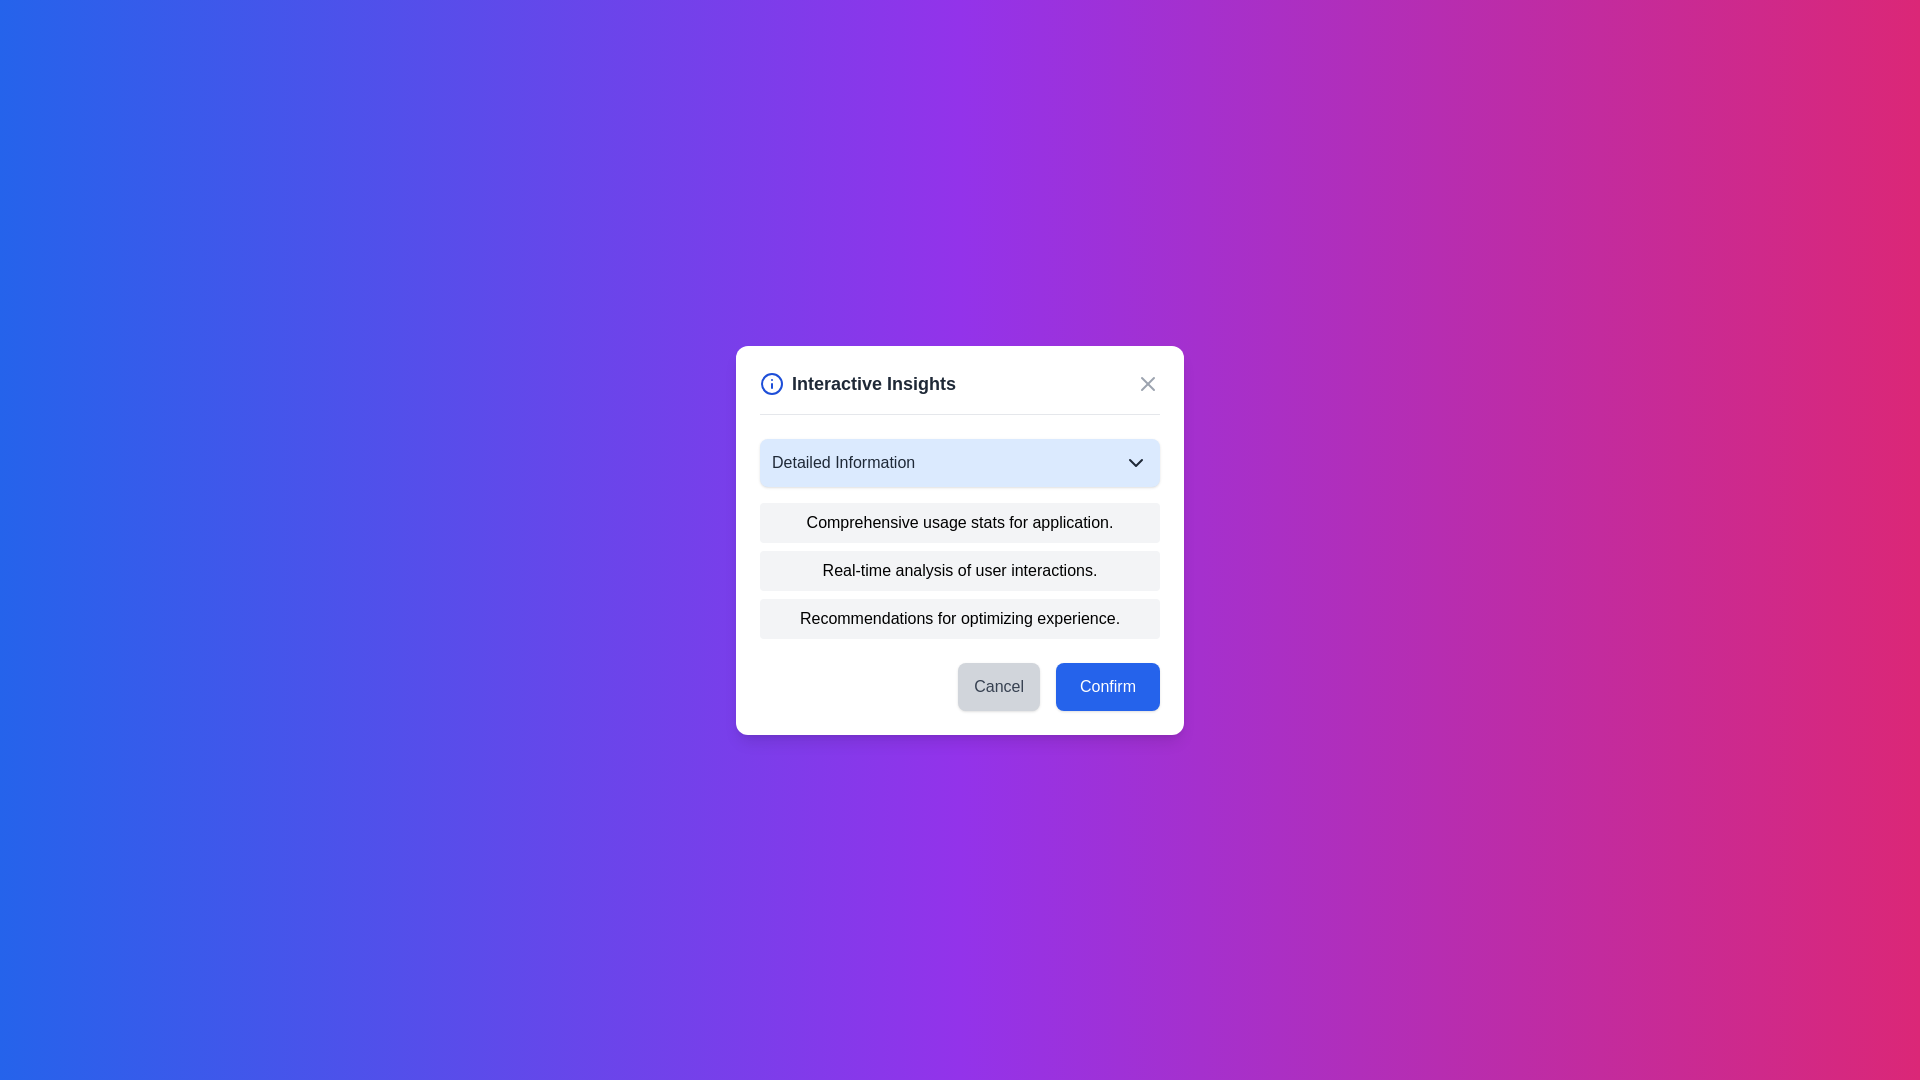 Image resolution: width=1920 pixels, height=1080 pixels. I want to click on the 'Interactive Insights' text label, which is styled in bold and dark gray, located at the top part of a centered modal dialog, next to an information icon, so click(873, 383).